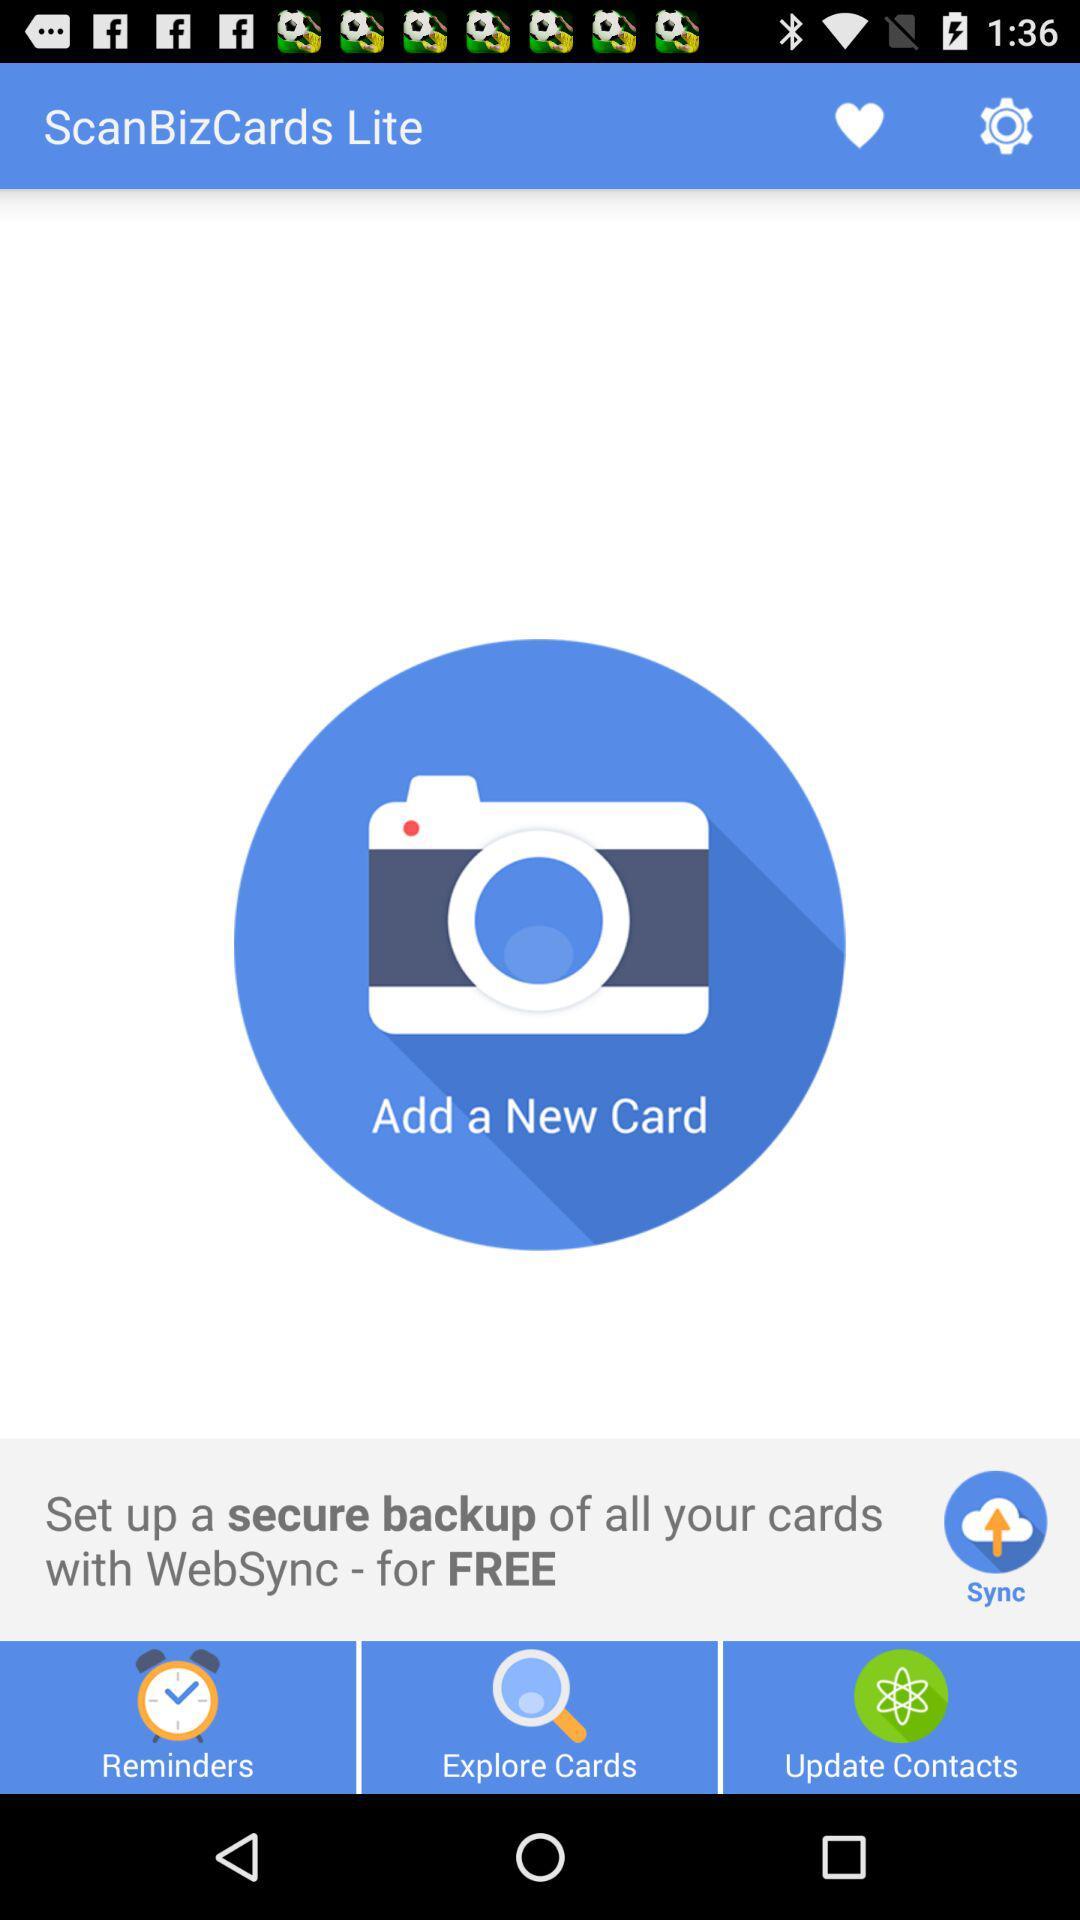  What do you see at coordinates (540, 253) in the screenshot?
I see `the icon at the top` at bounding box center [540, 253].